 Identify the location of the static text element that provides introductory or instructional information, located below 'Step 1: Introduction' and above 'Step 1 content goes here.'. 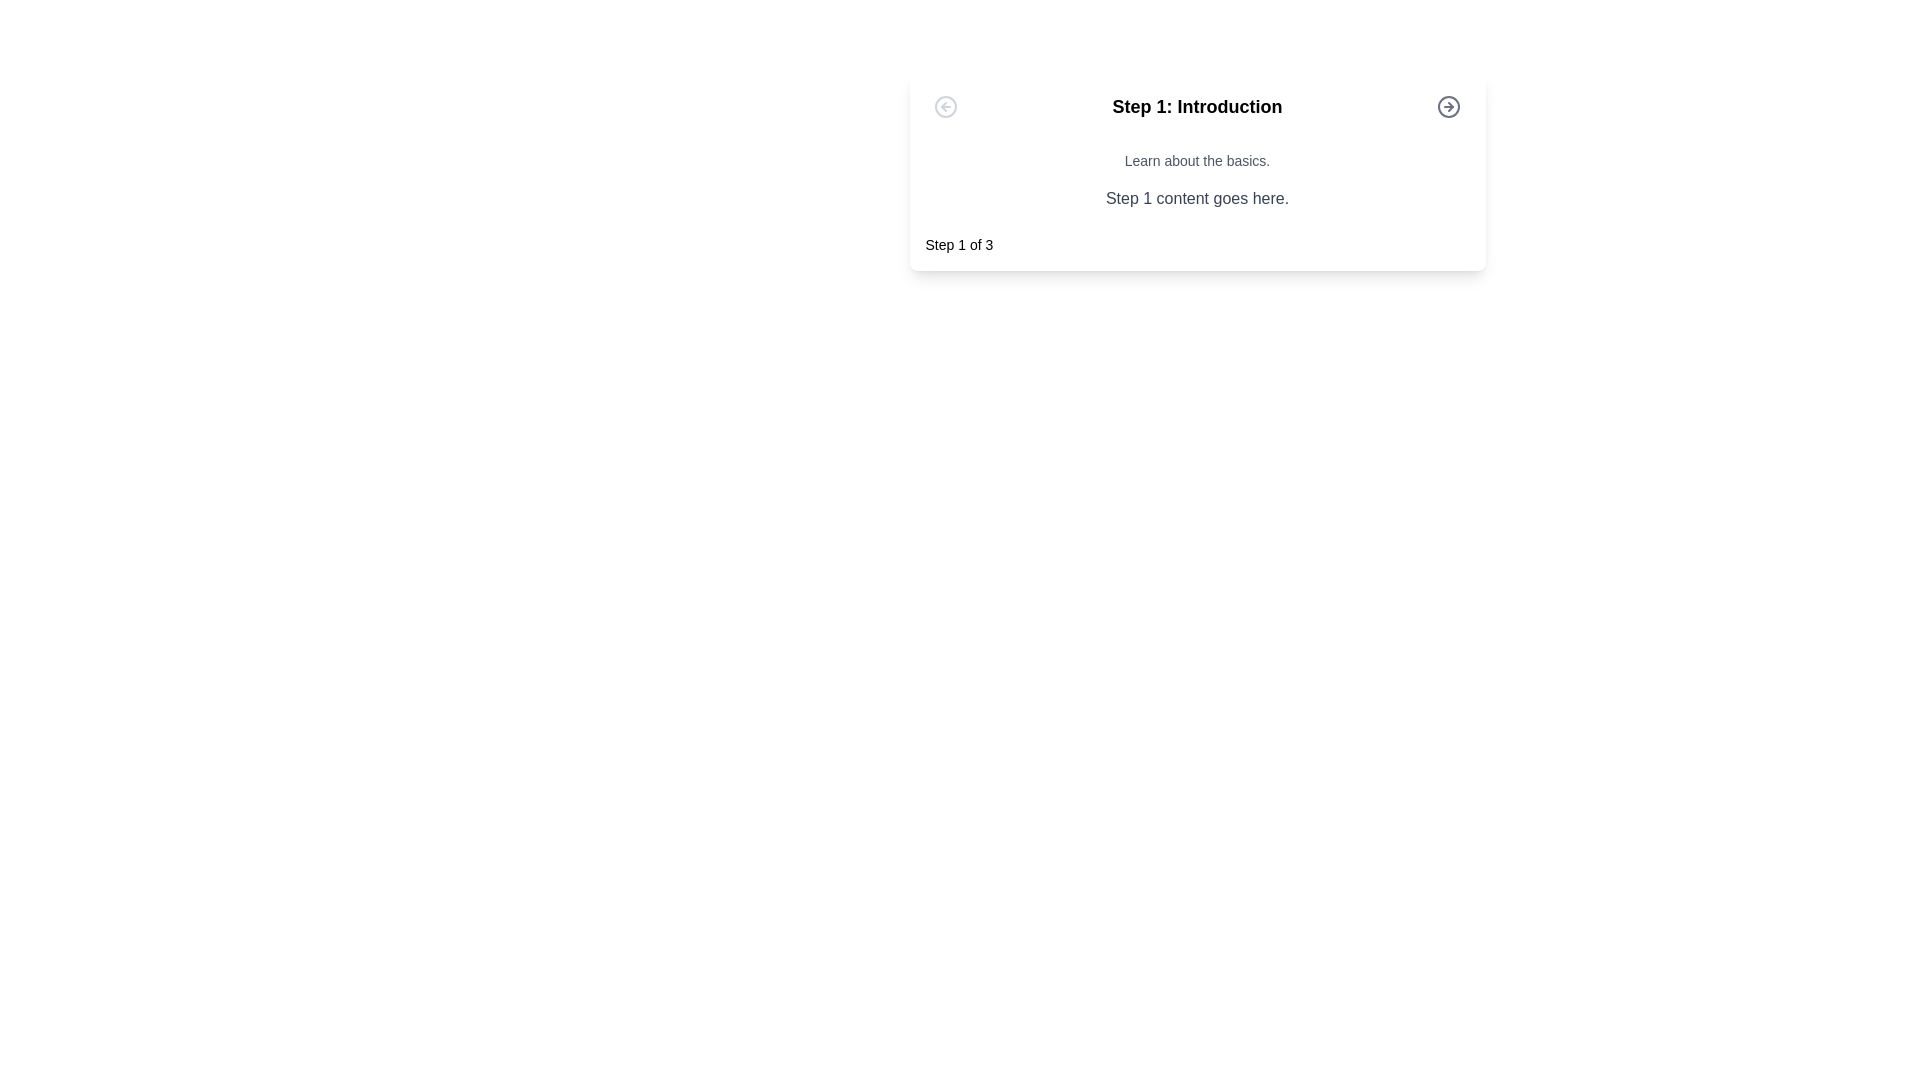
(1197, 160).